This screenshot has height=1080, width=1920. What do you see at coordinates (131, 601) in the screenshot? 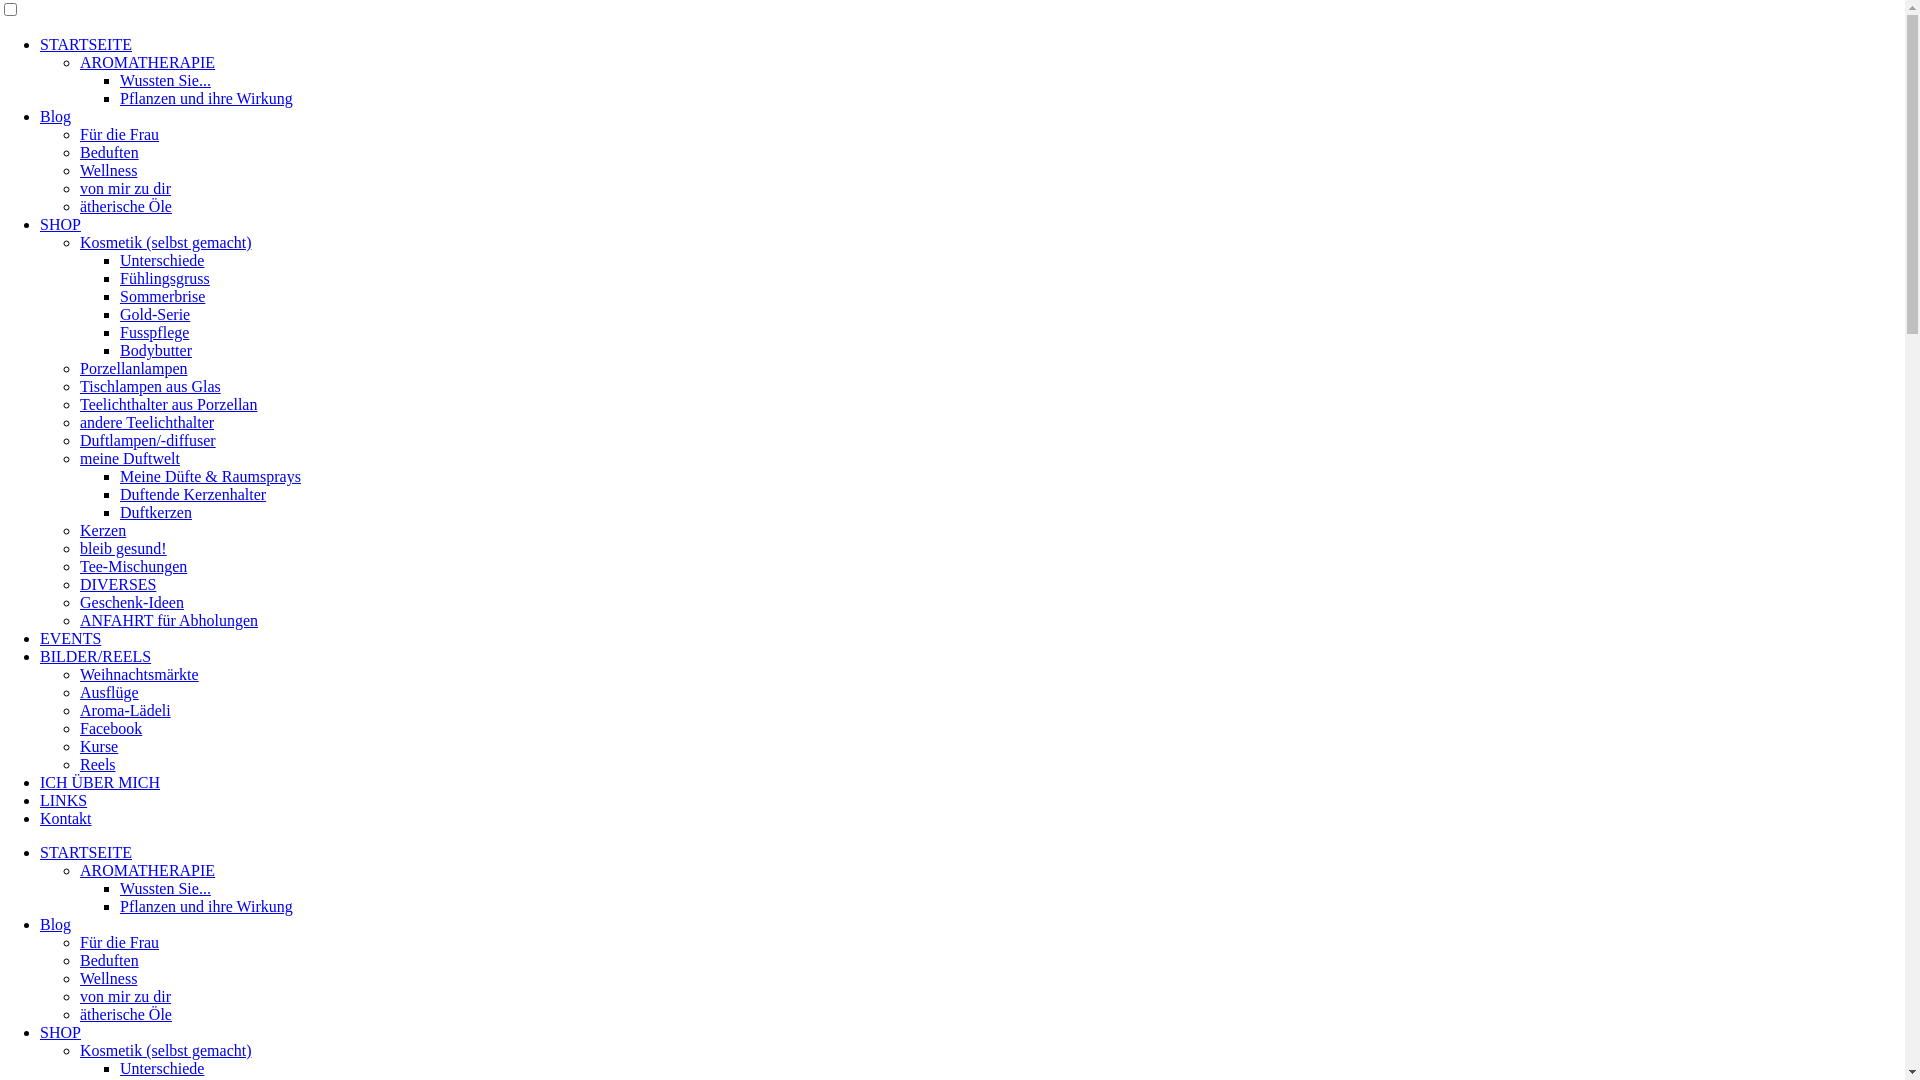
I see `'Geschenk-Ideen'` at bounding box center [131, 601].